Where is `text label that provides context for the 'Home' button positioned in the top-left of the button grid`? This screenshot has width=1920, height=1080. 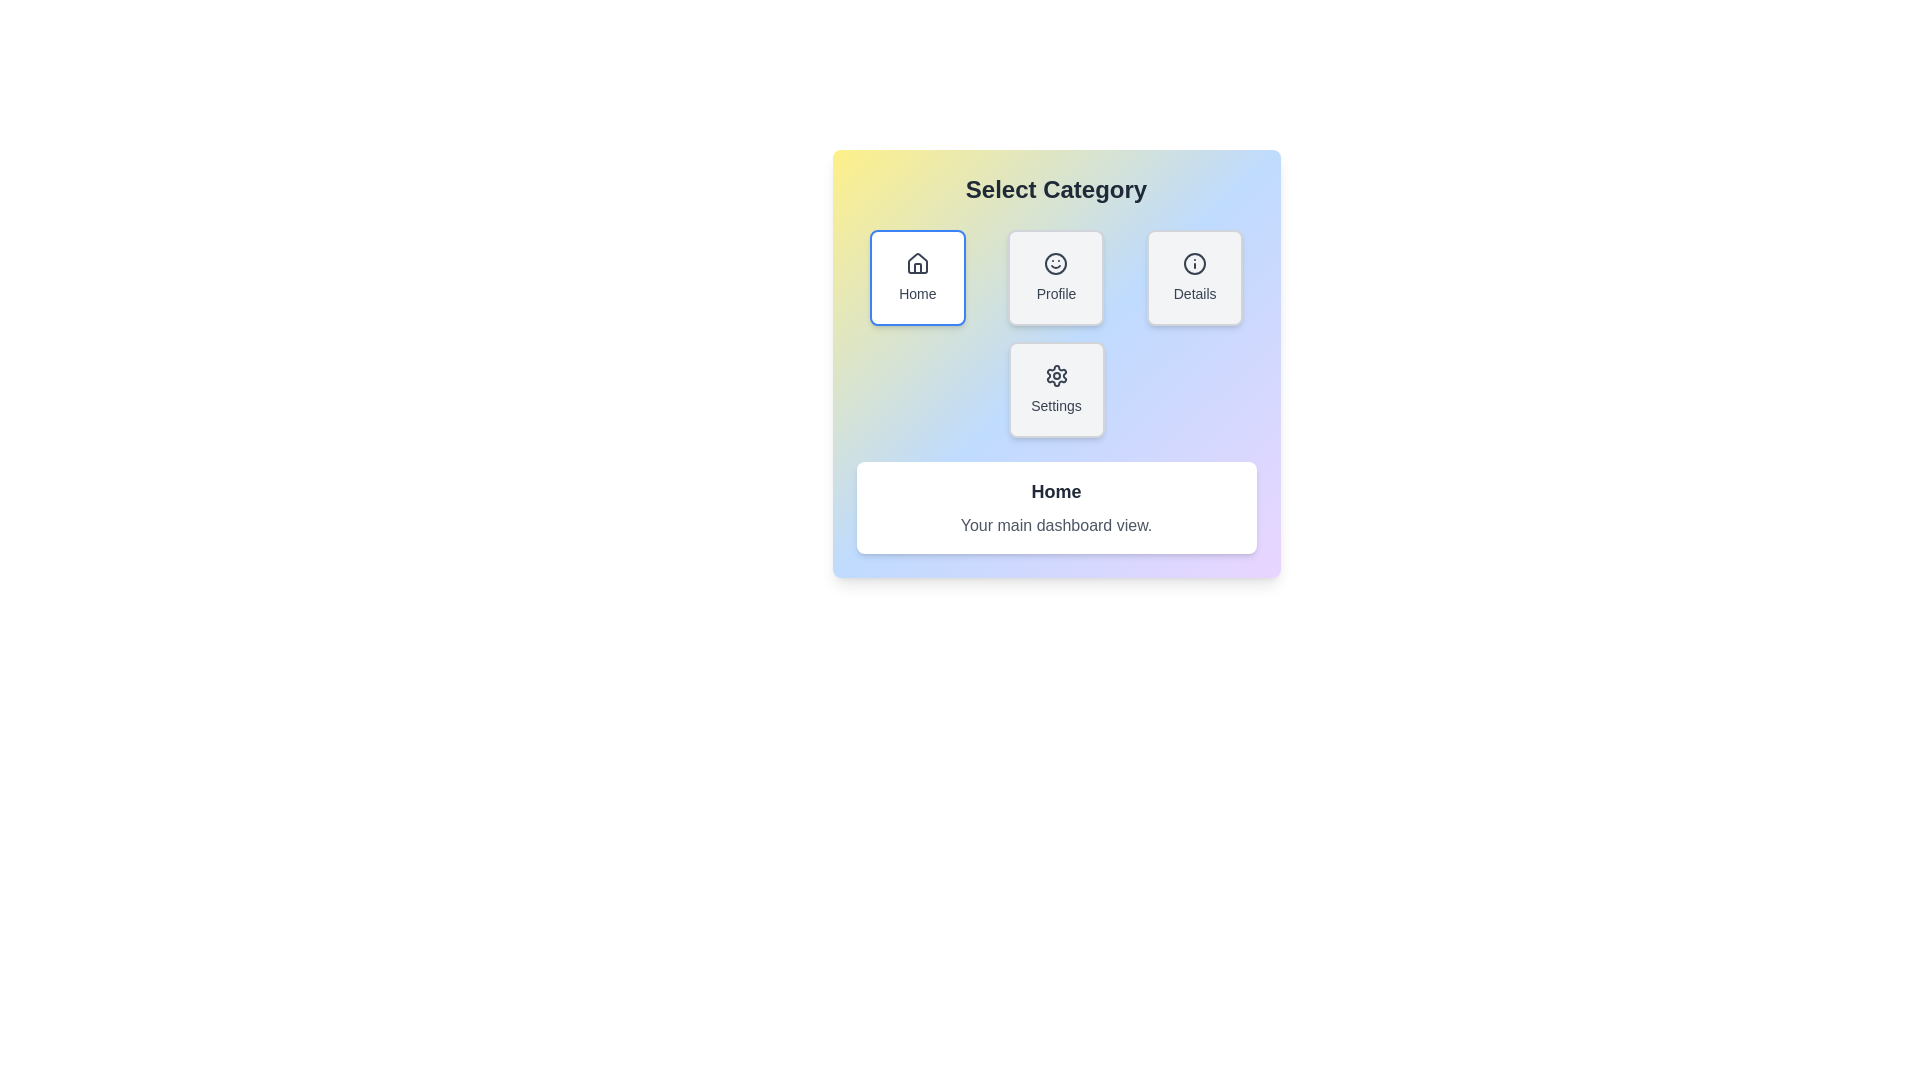
text label that provides context for the 'Home' button positioned in the top-left of the button grid is located at coordinates (916, 293).